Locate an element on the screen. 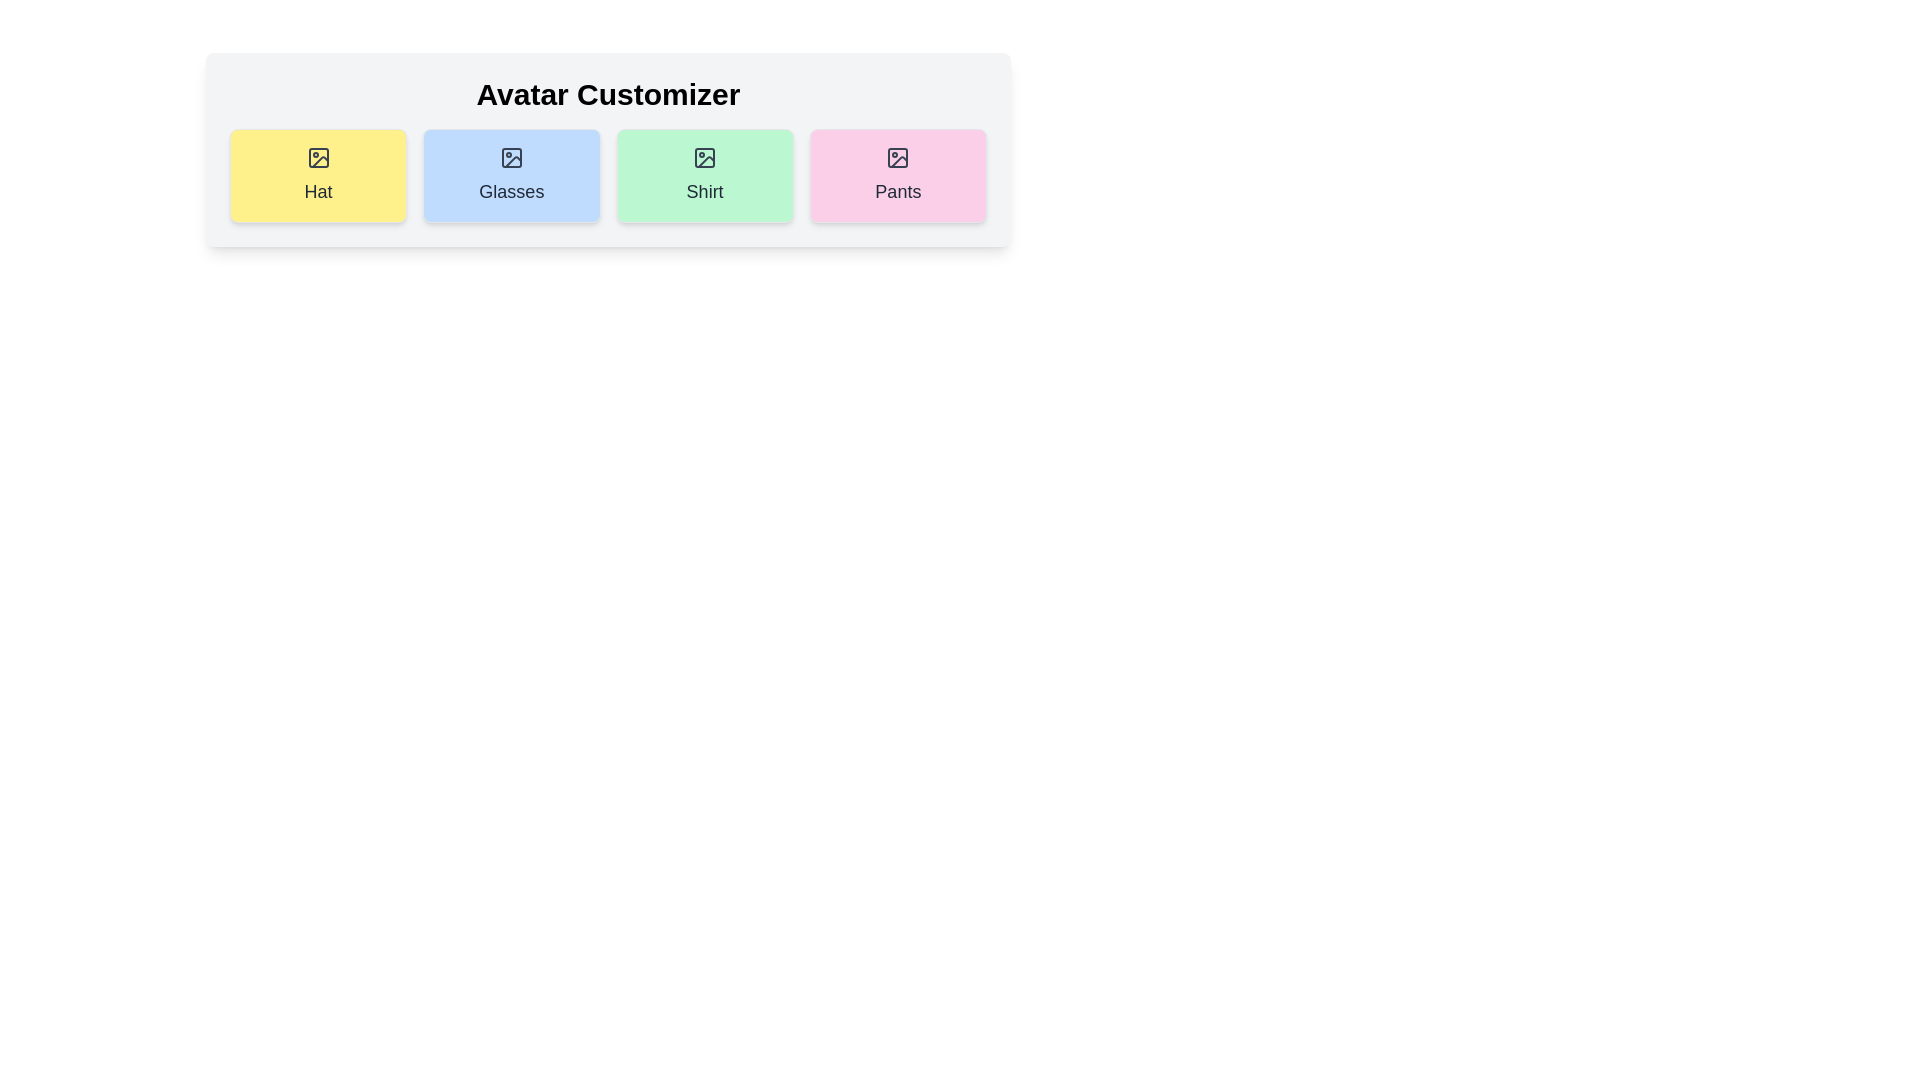 This screenshot has width=1920, height=1080. the small rounded rectangle element situated inside the 'Hat' icon, which is the first icon in a horizontal list of four icons, highlighted by a yellow background is located at coordinates (317, 157).